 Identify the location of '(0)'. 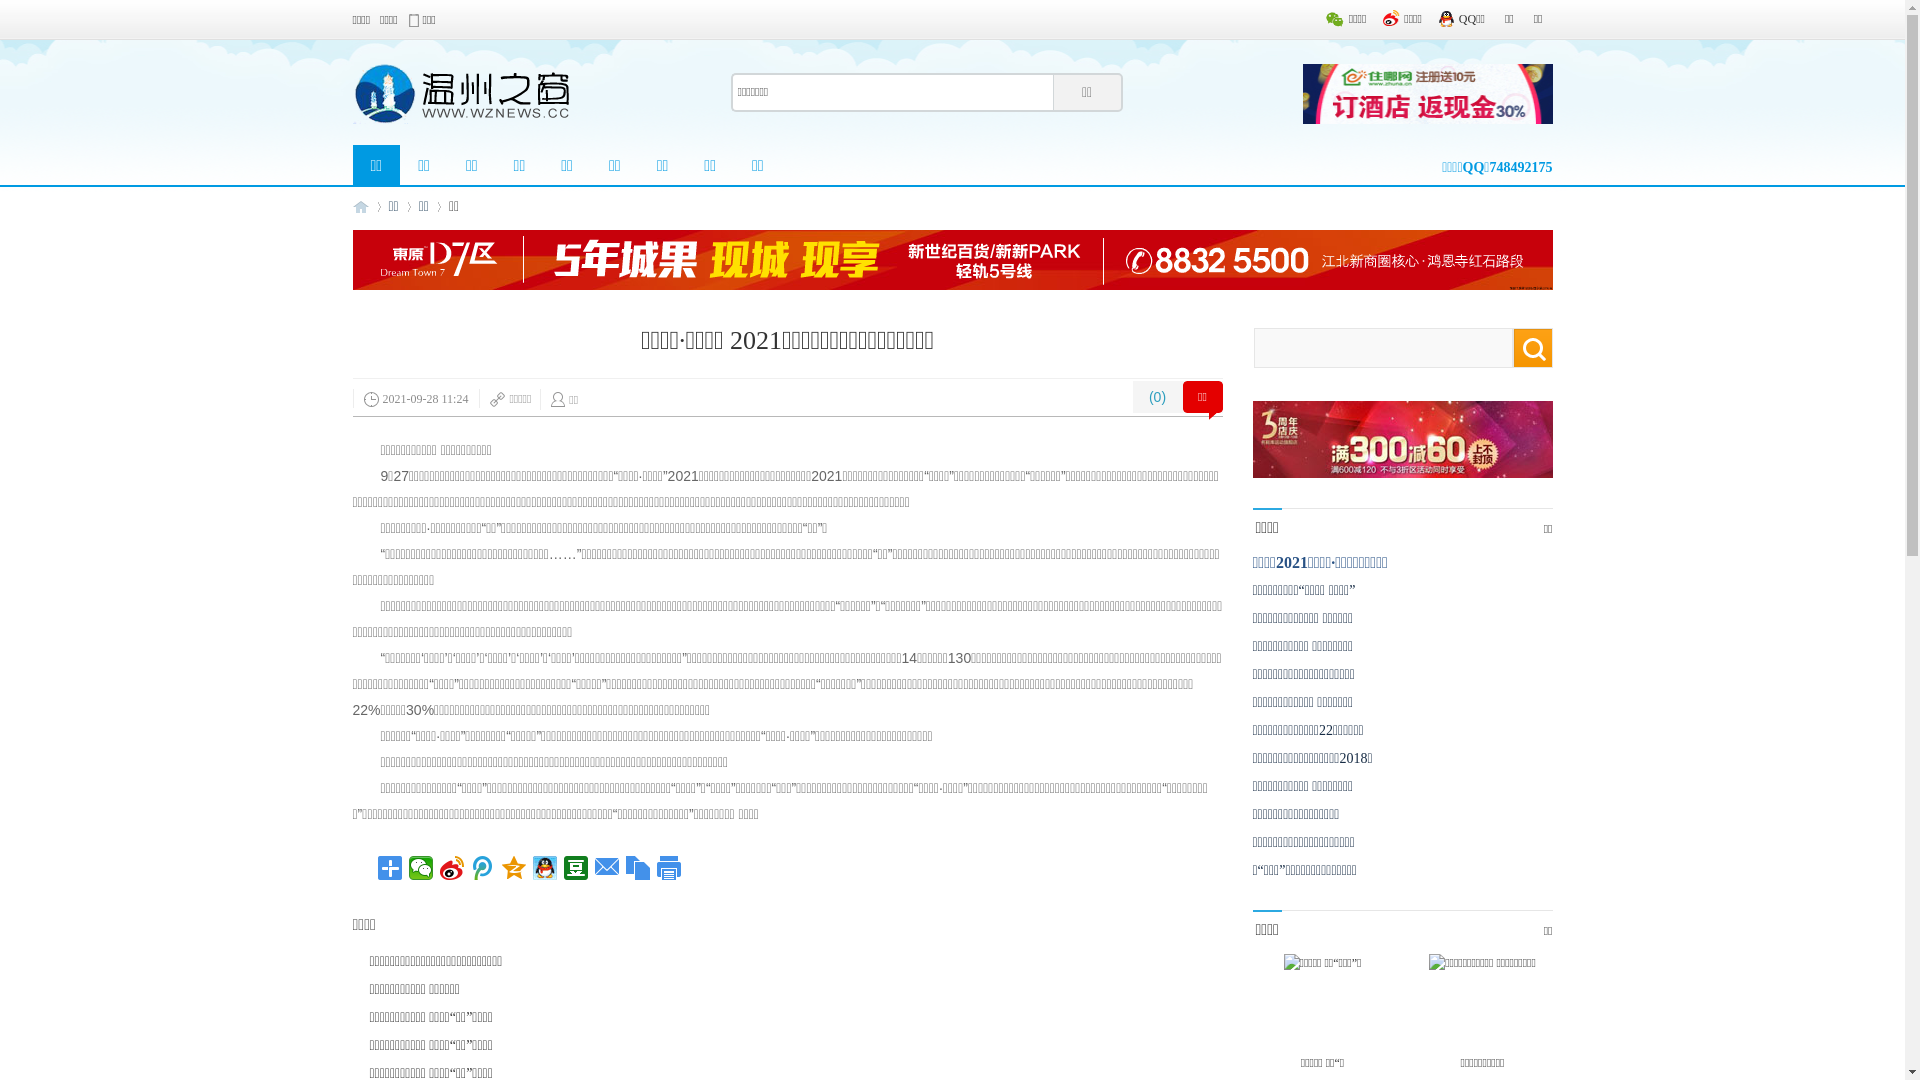
(1156, 397).